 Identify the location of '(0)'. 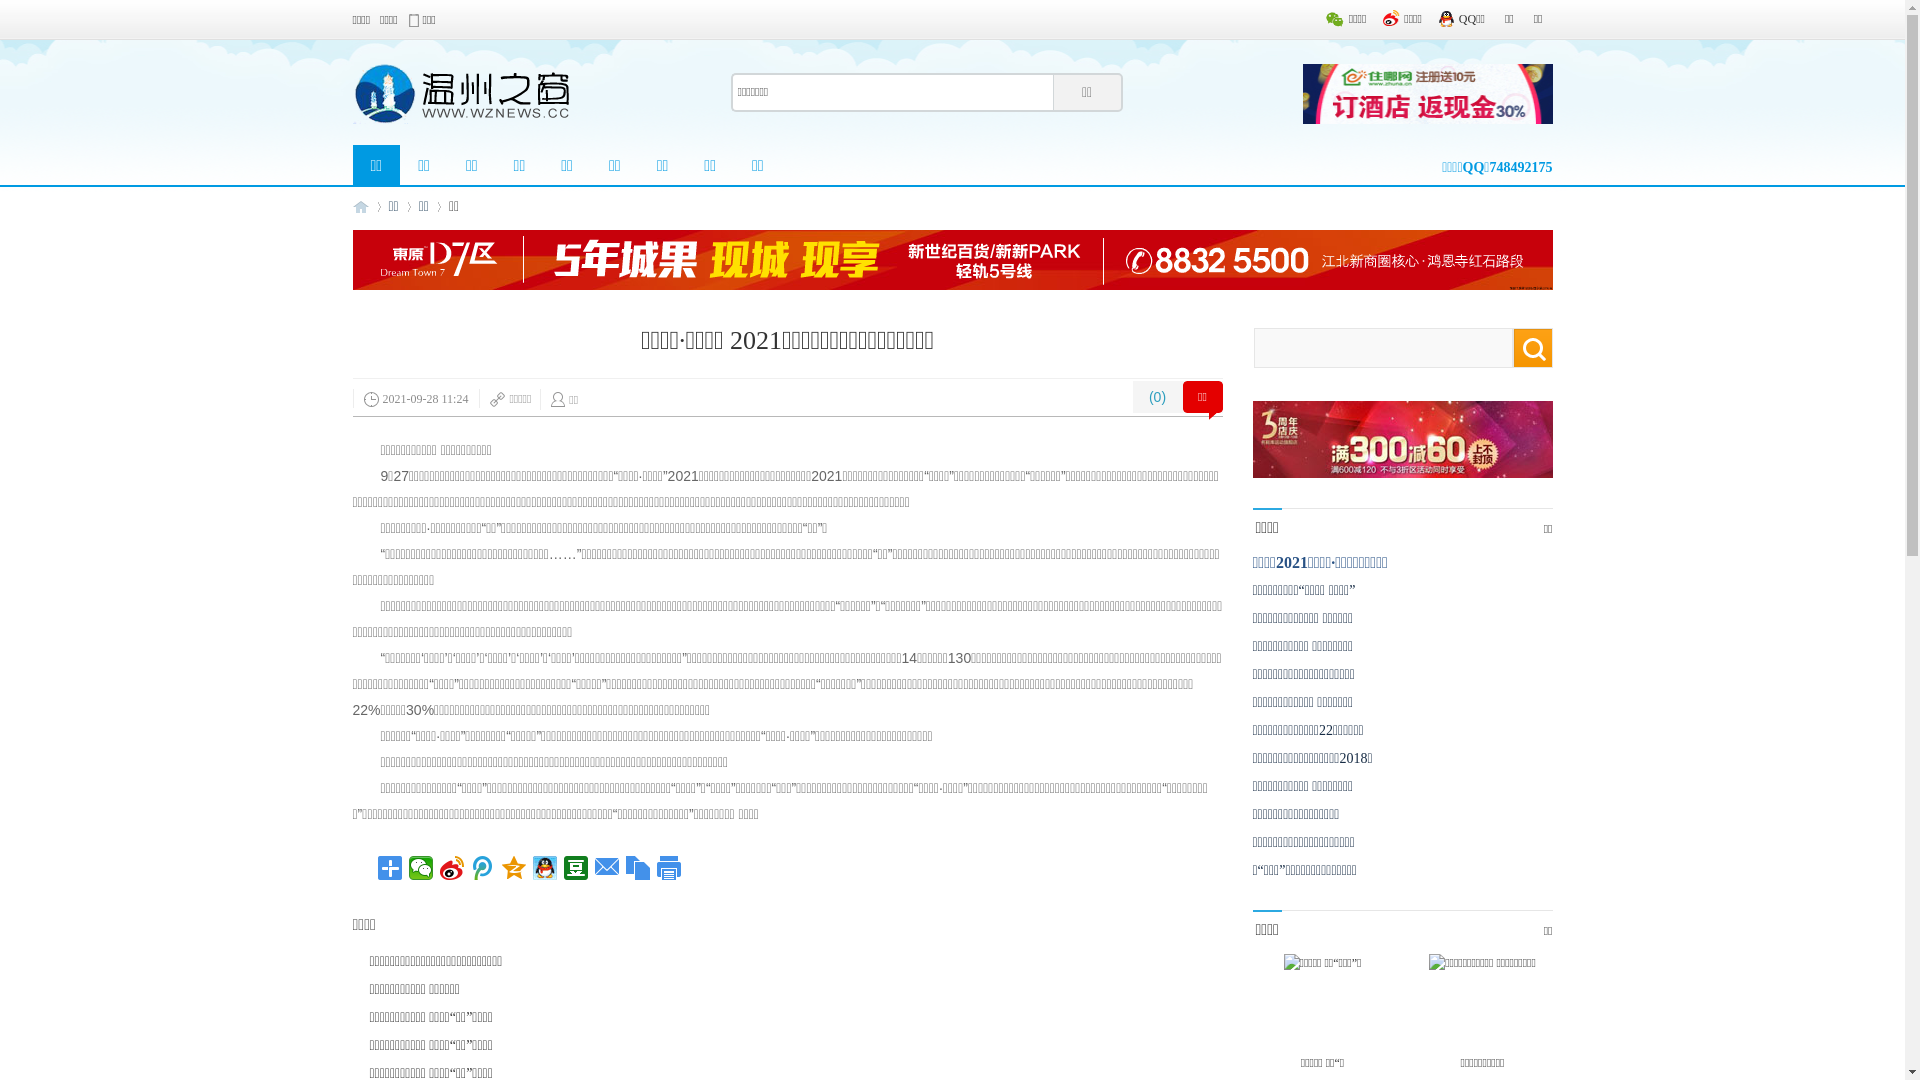
(1156, 397).